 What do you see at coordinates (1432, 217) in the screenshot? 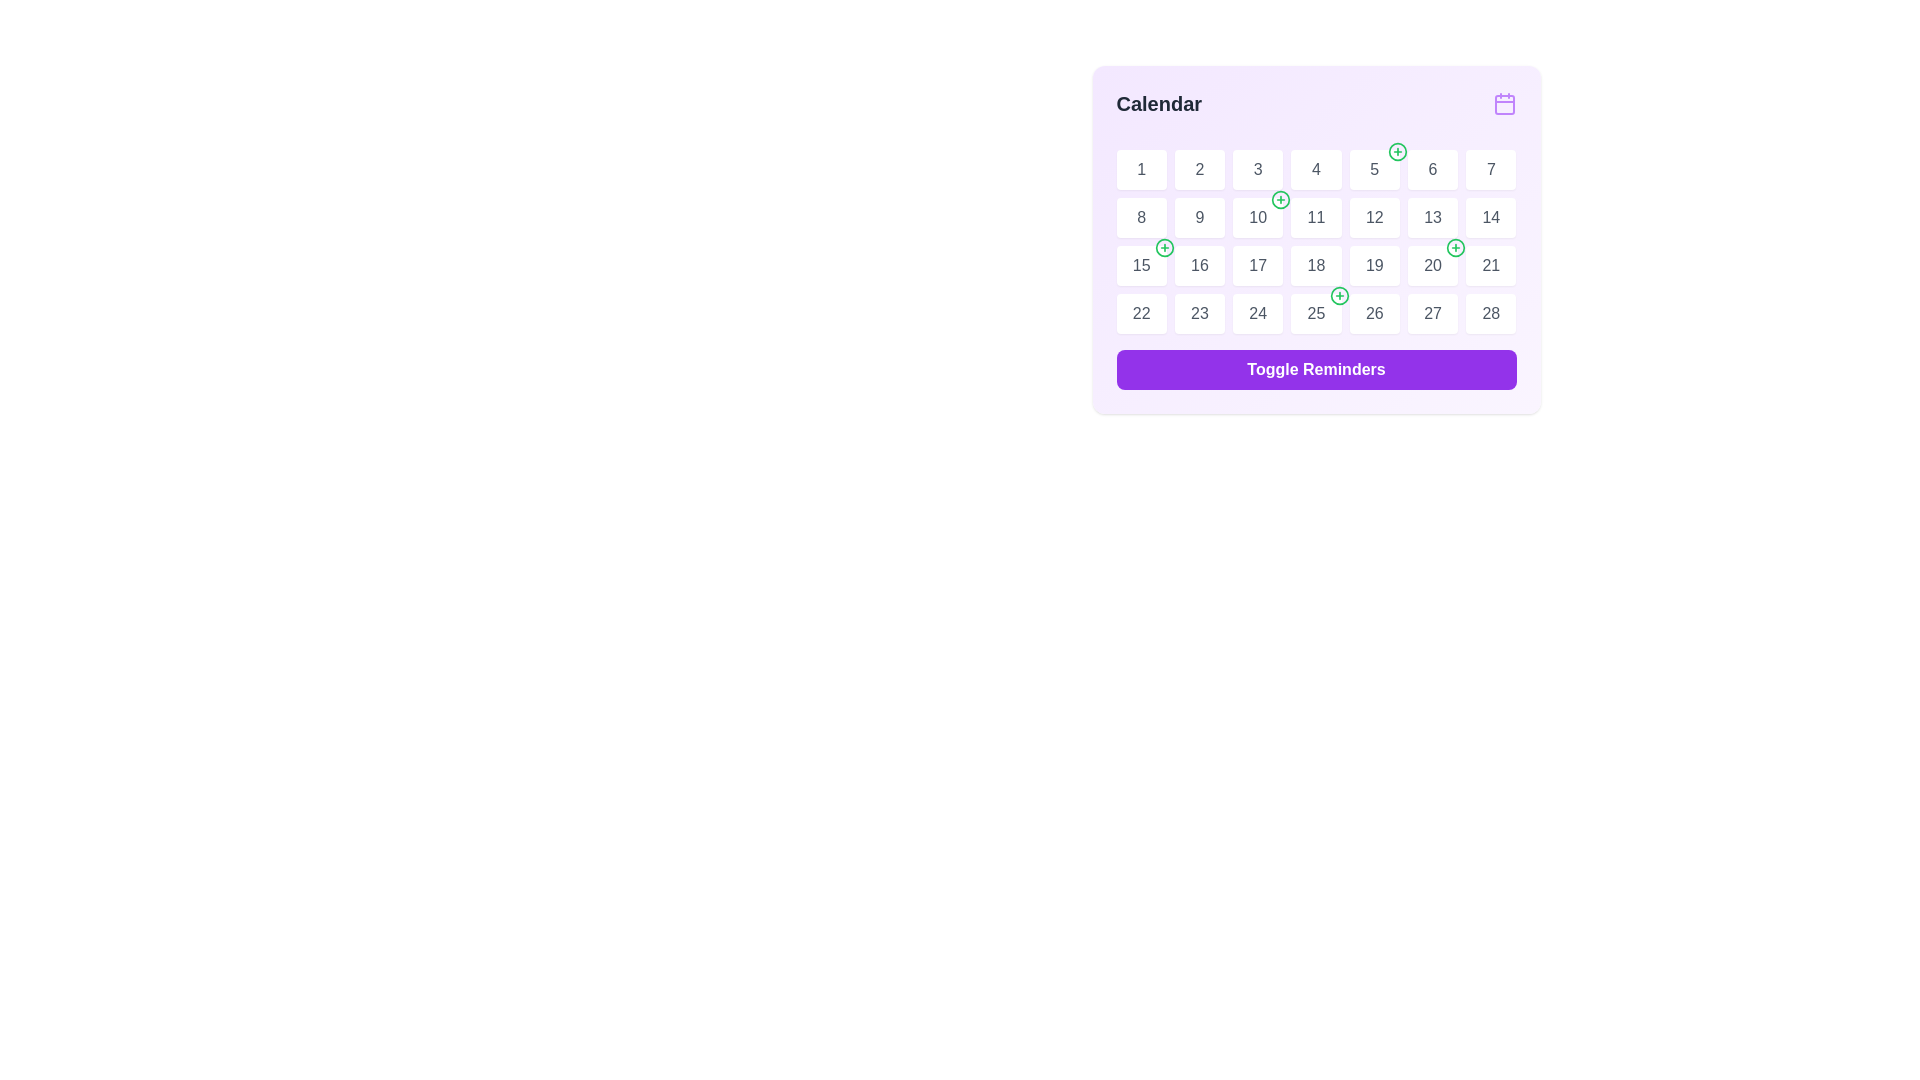
I see `date displayed as '13' in gray color, styled in a sans-serif font, located in the fifth cell of the third row of the calendar grid` at bounding box center [1432, 217].